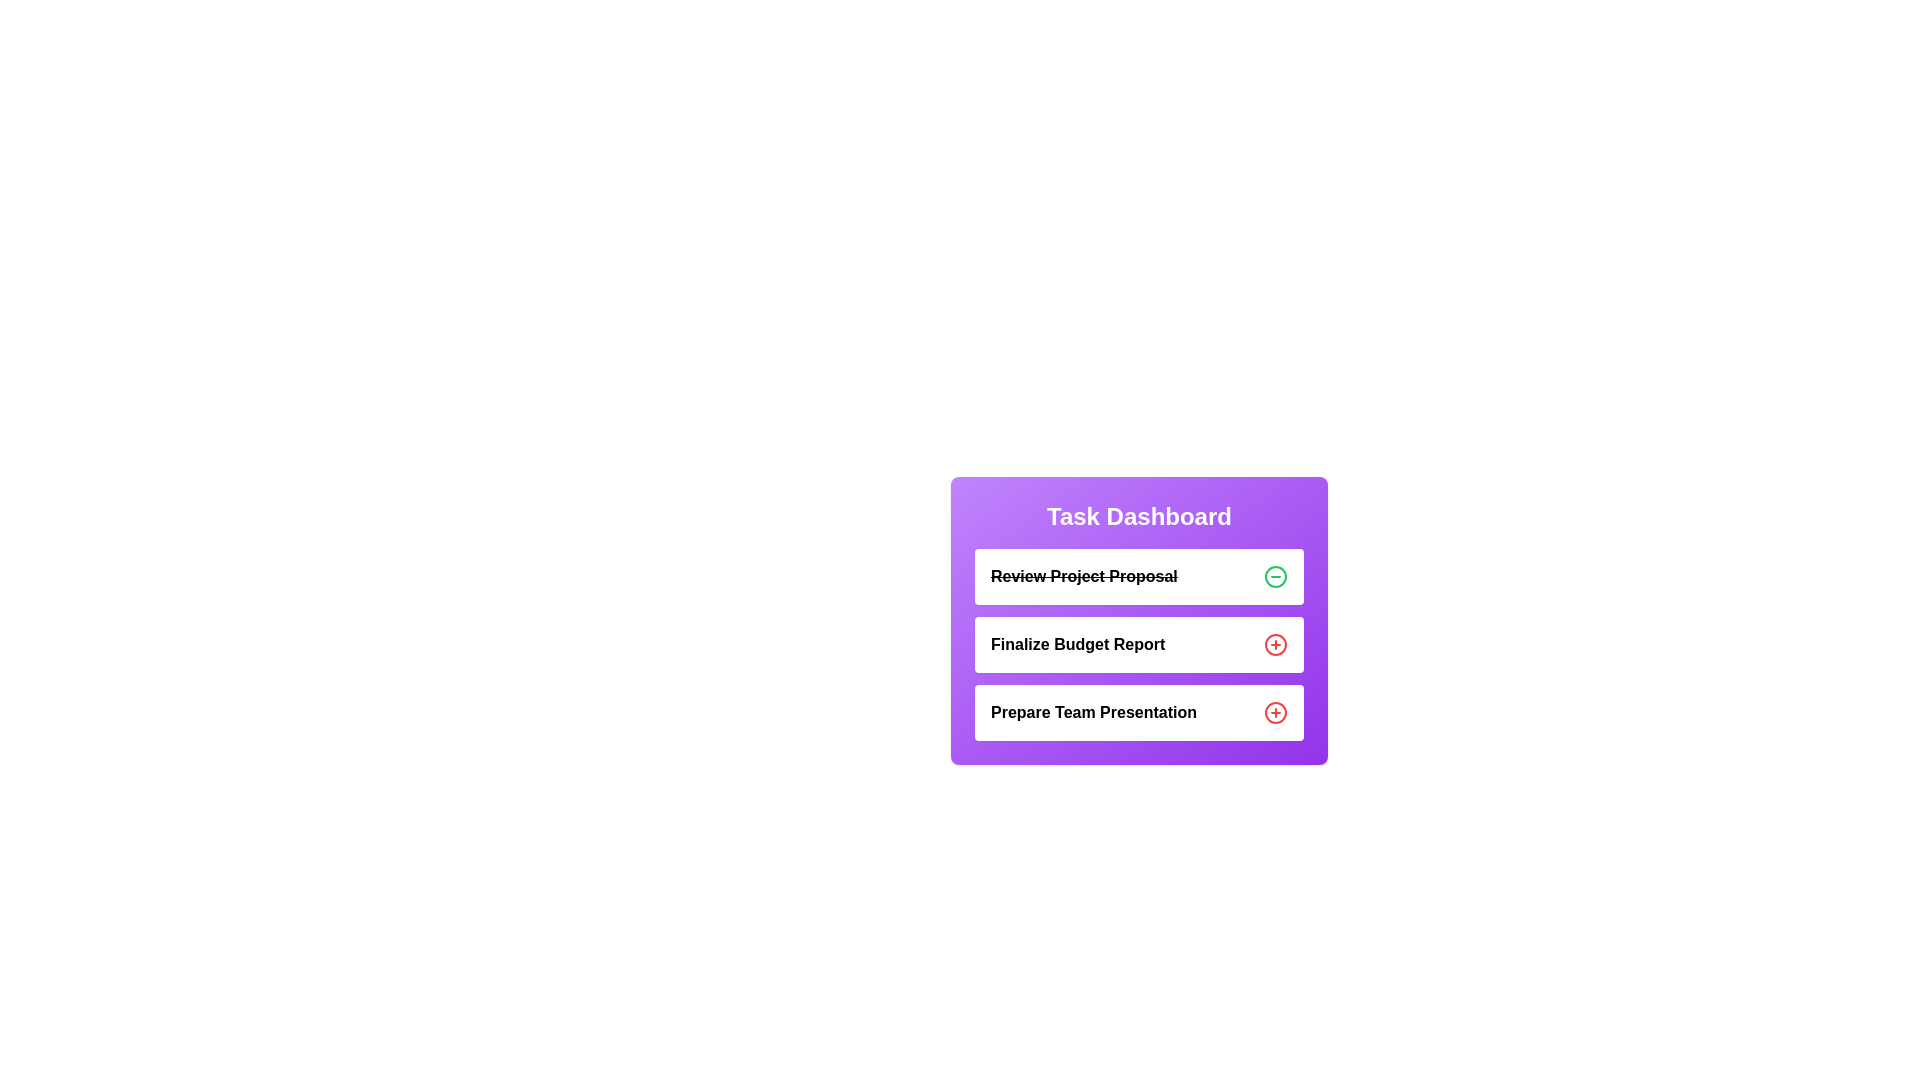  Describe the element at coordinates (1275, 644) in the screenshot. I see `the button next to the task "Finalize Budget Report" to toggle its state` at that location.